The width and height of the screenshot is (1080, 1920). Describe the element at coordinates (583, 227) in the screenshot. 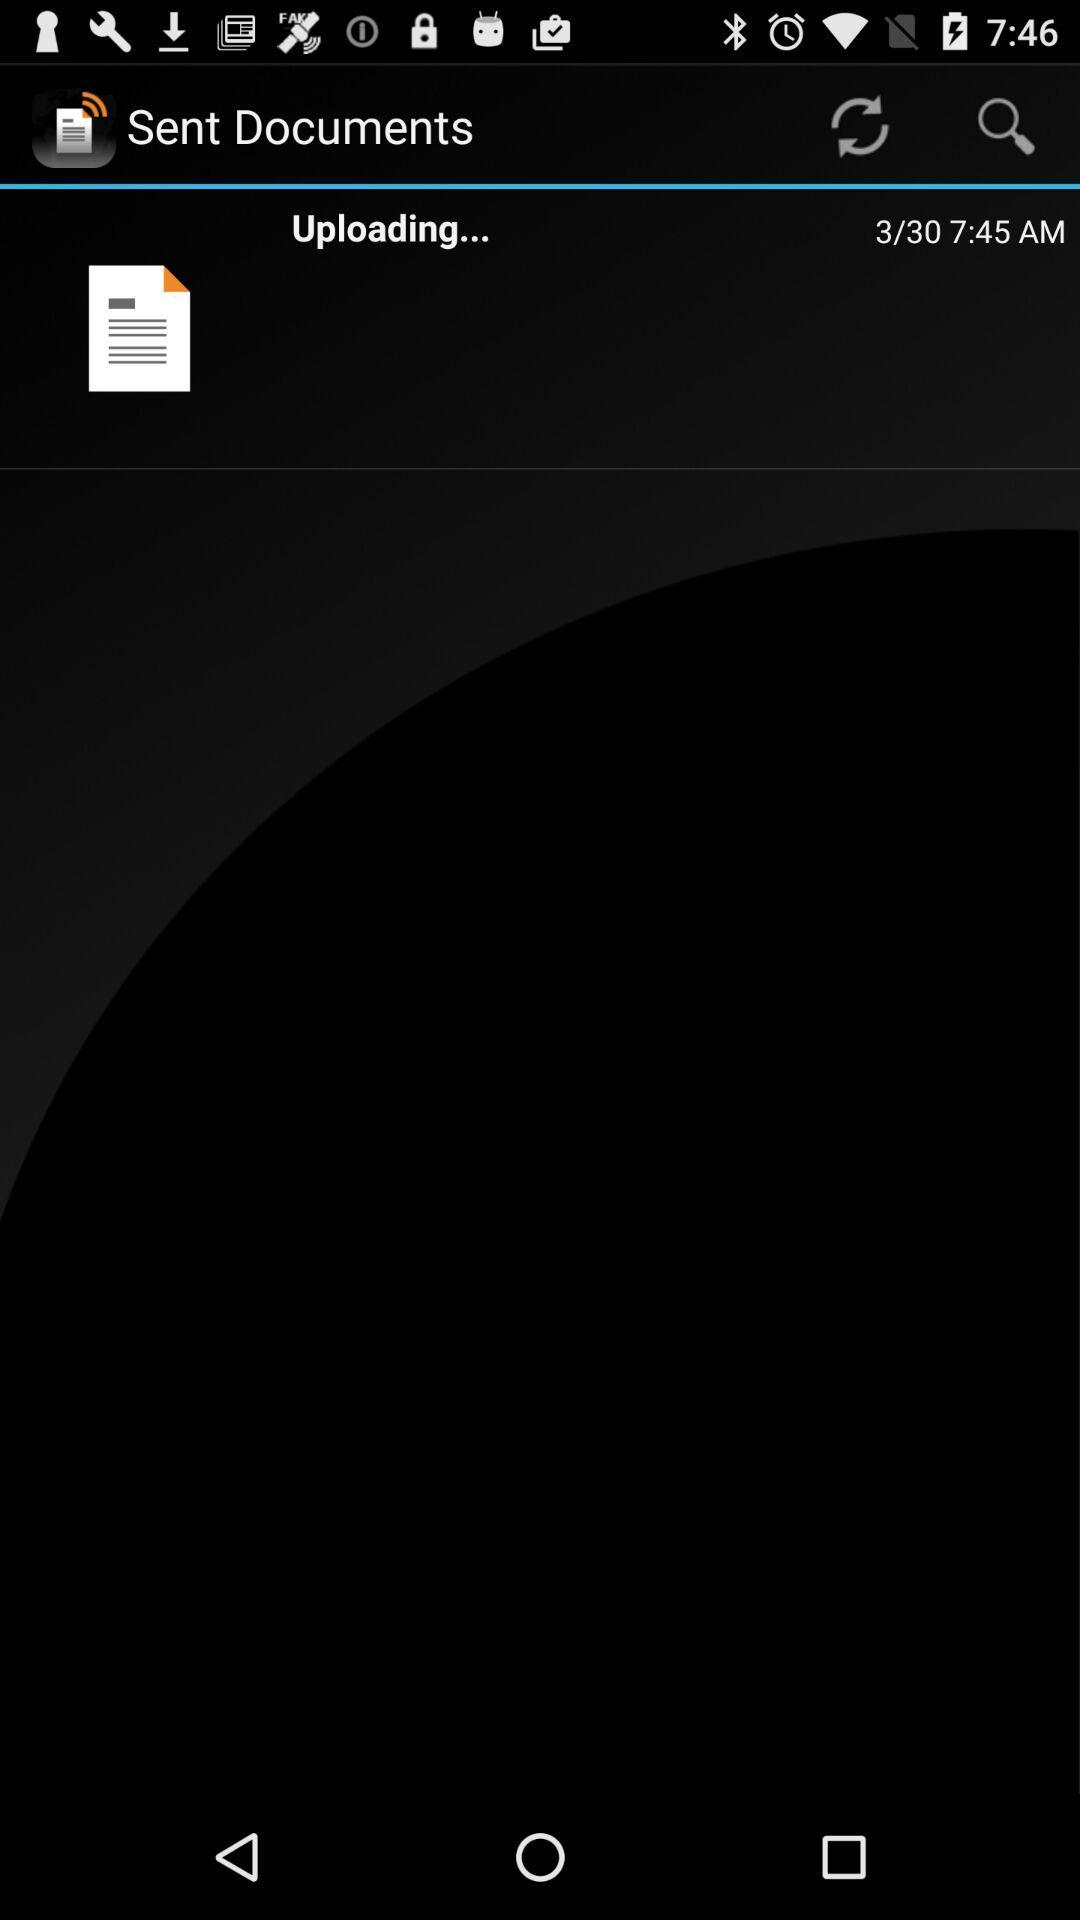

I see `the app next to the 3 30 7 item` at that location.